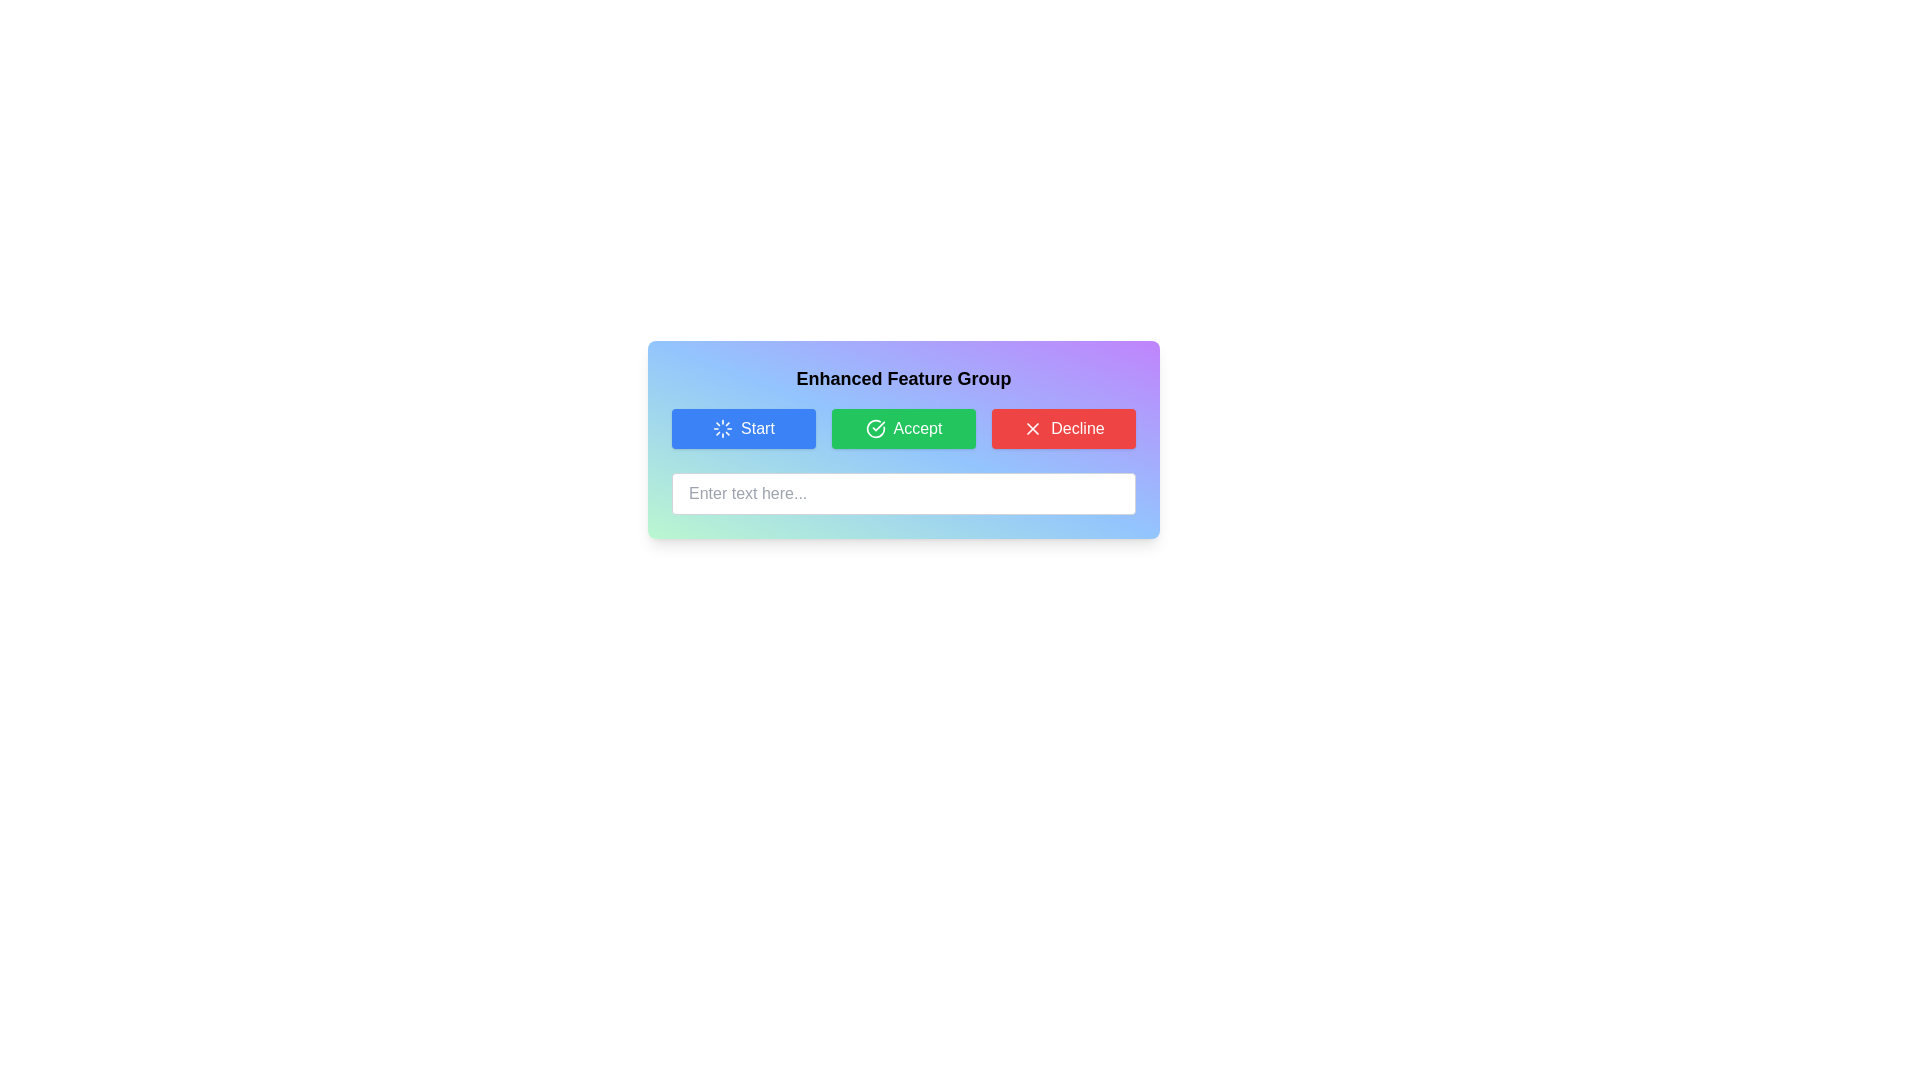  Describe the element at coordinates (1033, 427) in the screenshot. I see `the small 'X' icon, which is an SVG element styled with a consistent stroke width and located towards the center-right of the 'Decline' button` at that location.